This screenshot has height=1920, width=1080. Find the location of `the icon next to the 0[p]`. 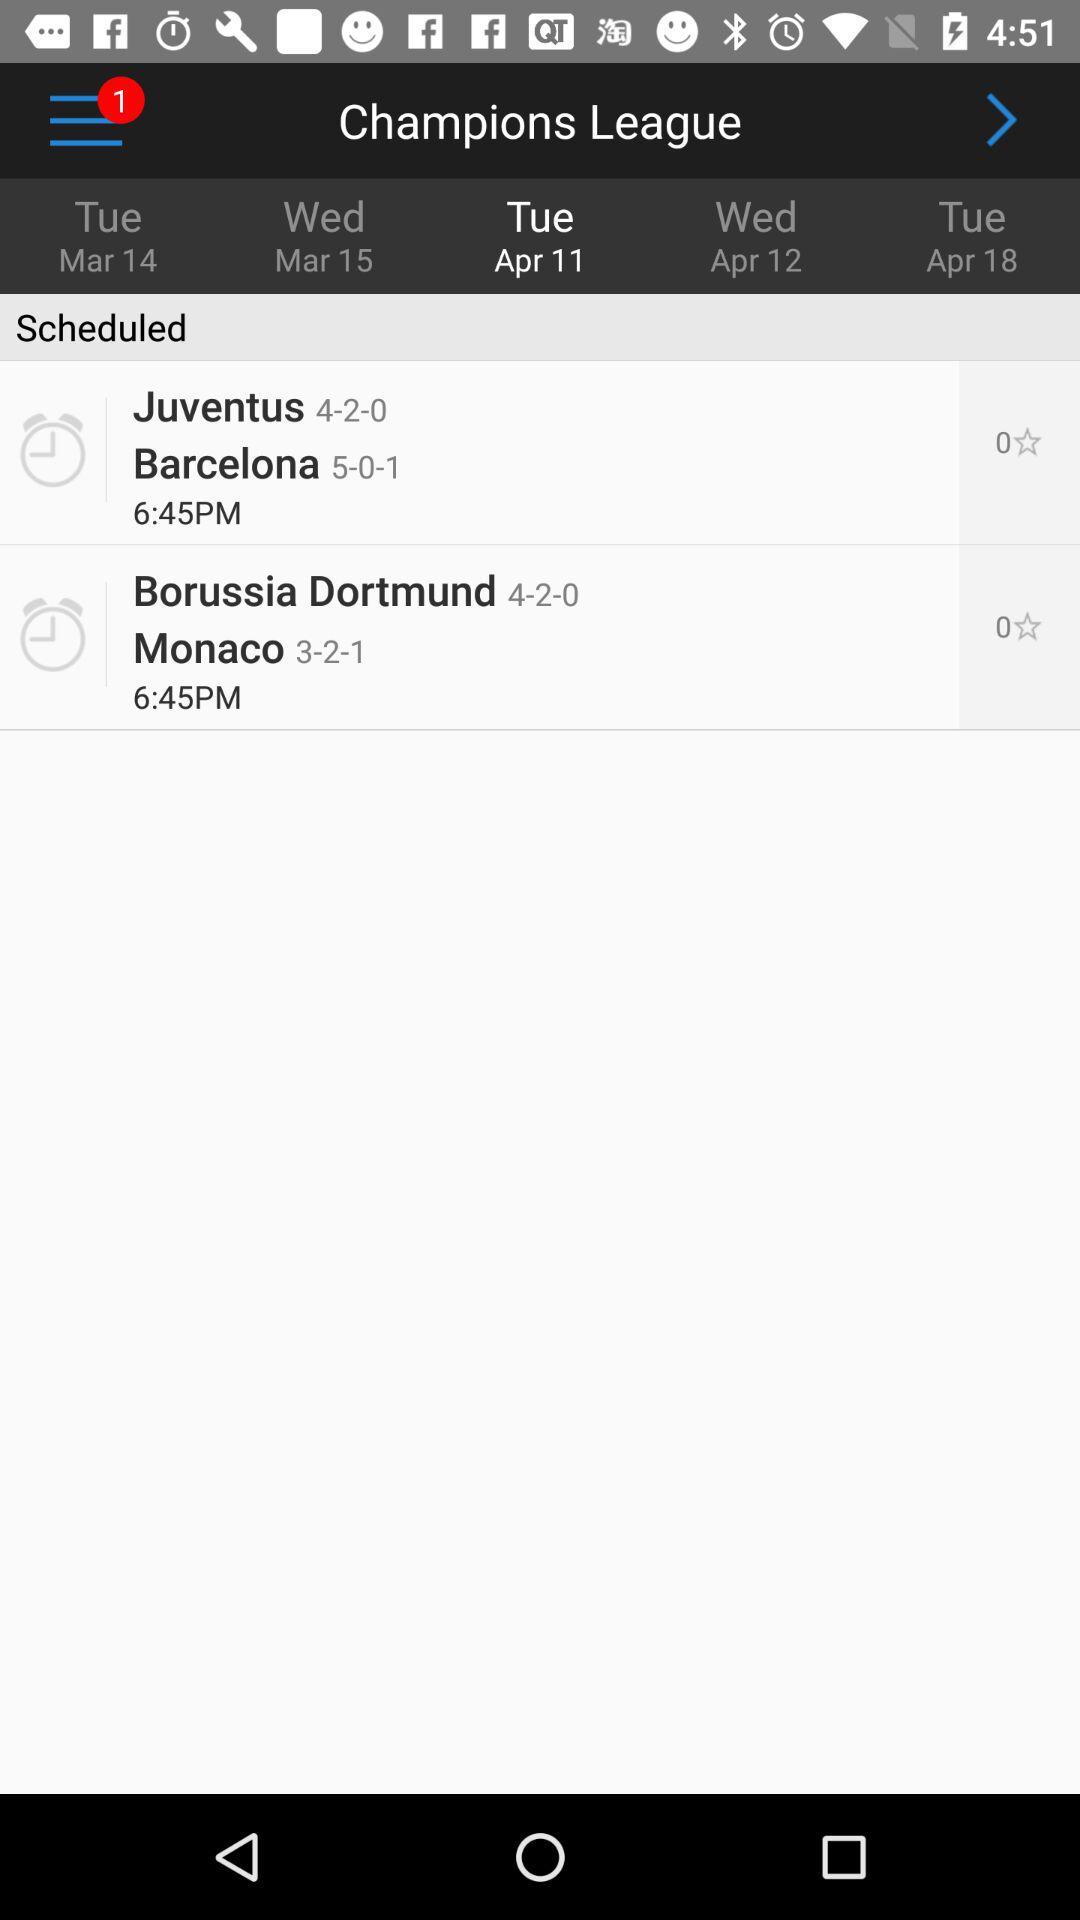

the icon next to the 0[p] is located at coordinates (249, 646).